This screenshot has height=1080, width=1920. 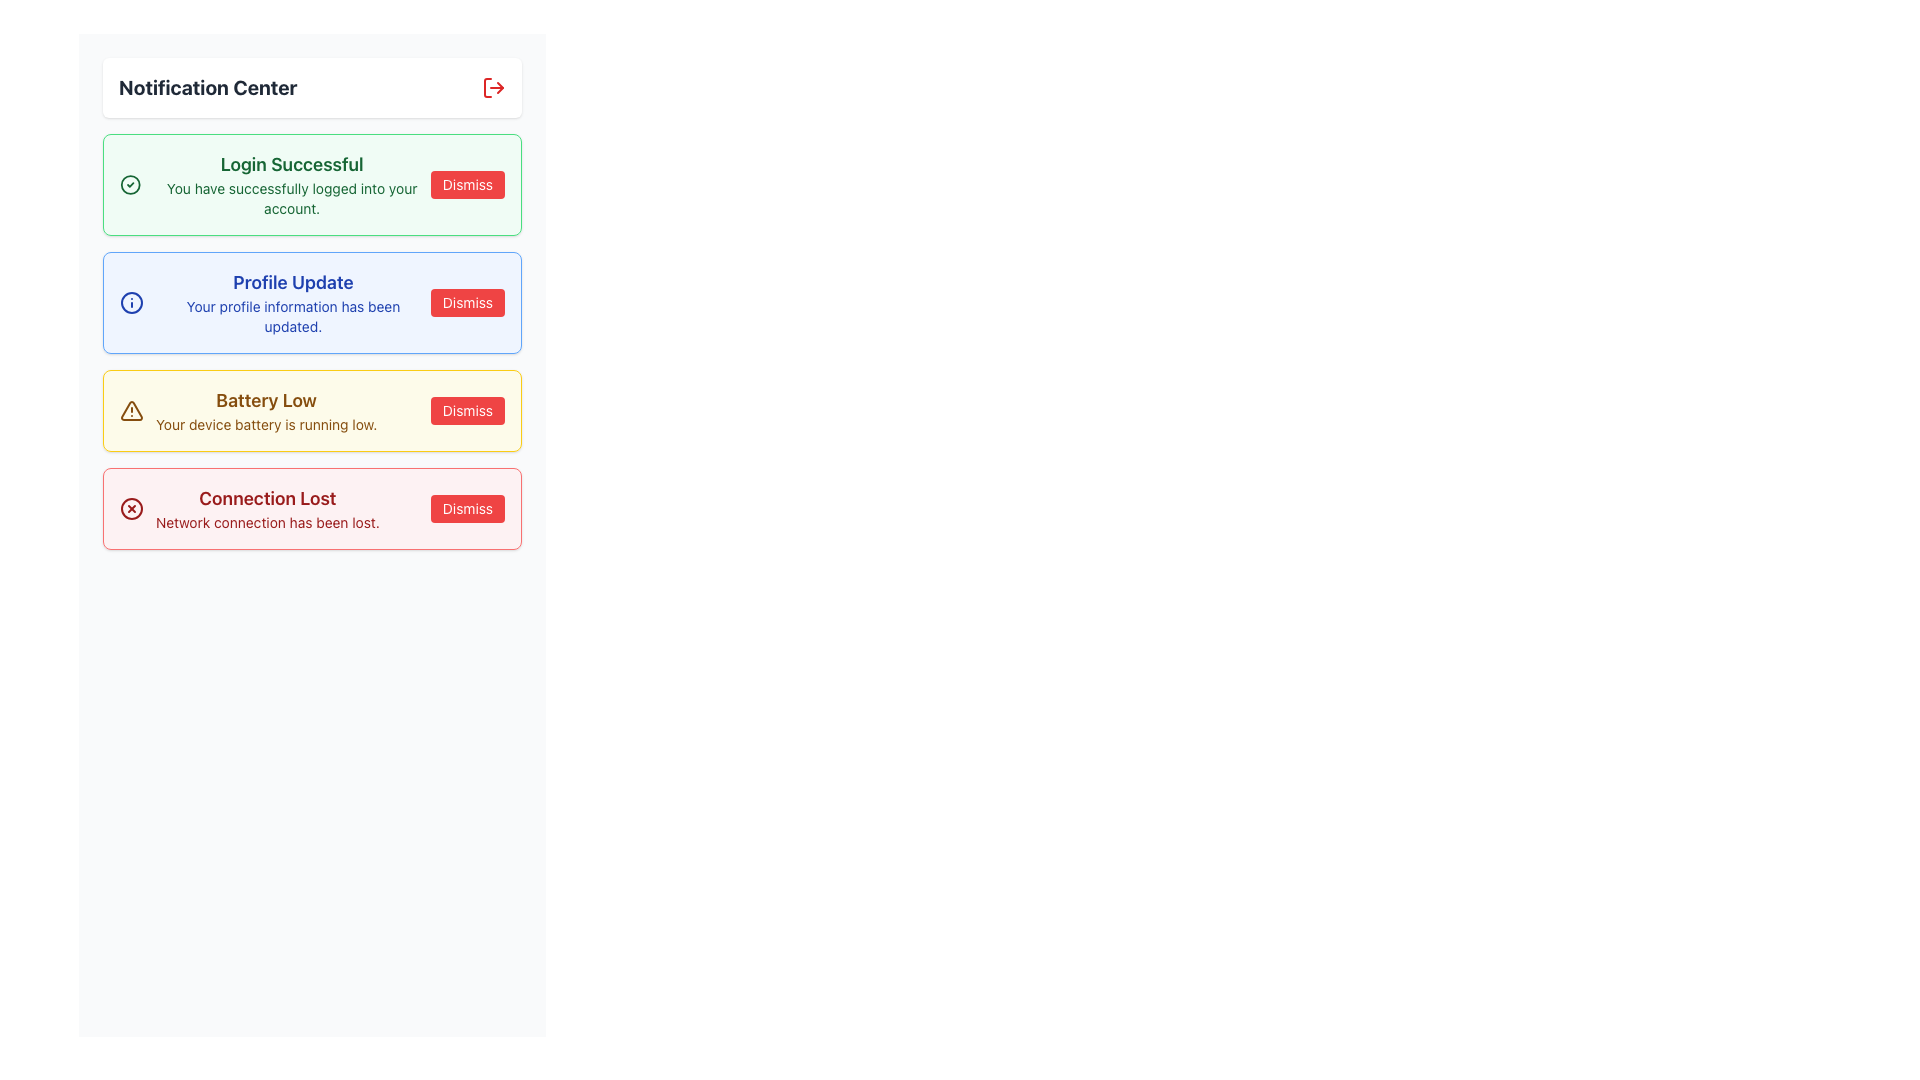 What do you see at coordinates (131, 508) in the screenshot?
I see `the 'Connection Lost' warning icon located at the bottom of the notification list, positioned to the left of the text` at bounding box center [131, 508].